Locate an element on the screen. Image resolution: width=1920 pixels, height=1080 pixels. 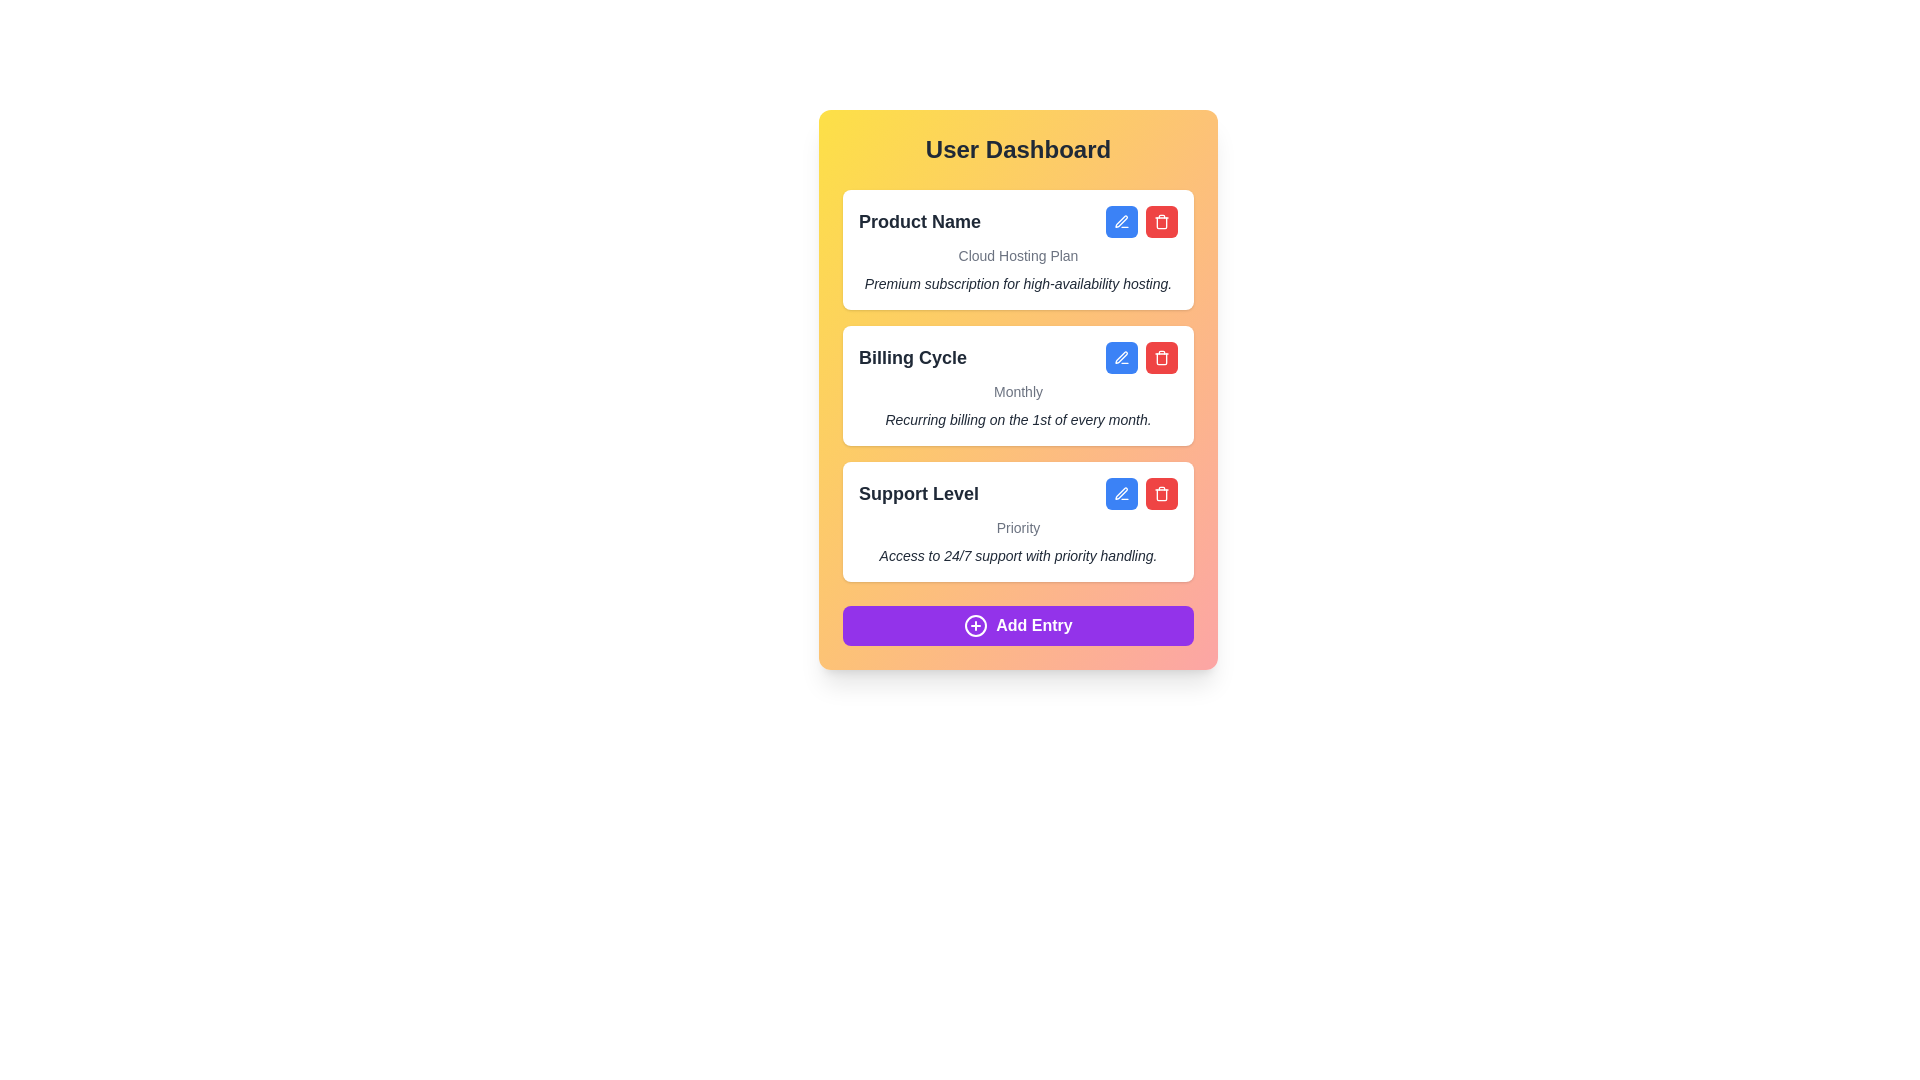
the edit button for the 'Support Level' section is located at coordinates (1122, 493).